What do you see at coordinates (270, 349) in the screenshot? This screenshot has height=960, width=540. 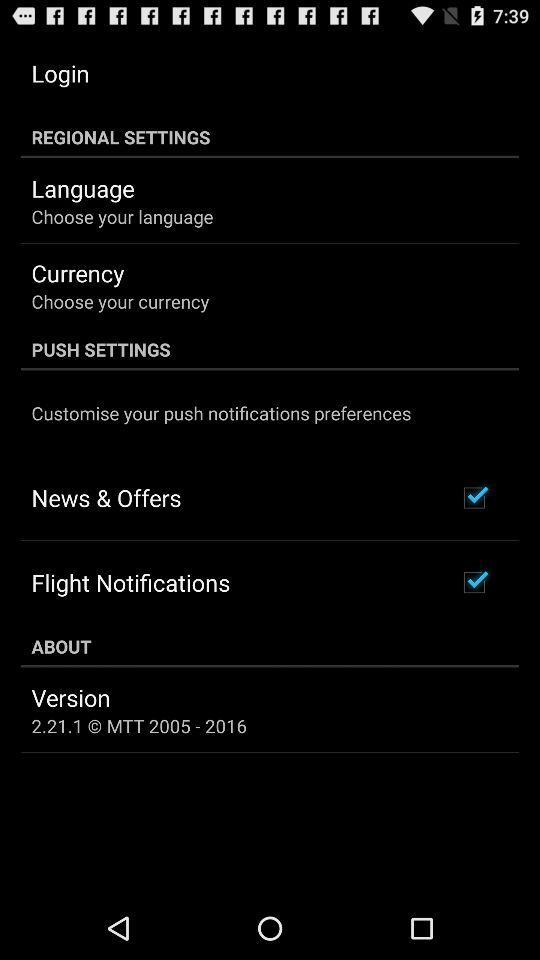 I see `the icon above the customise your push app` at bounding box center [270, 349].